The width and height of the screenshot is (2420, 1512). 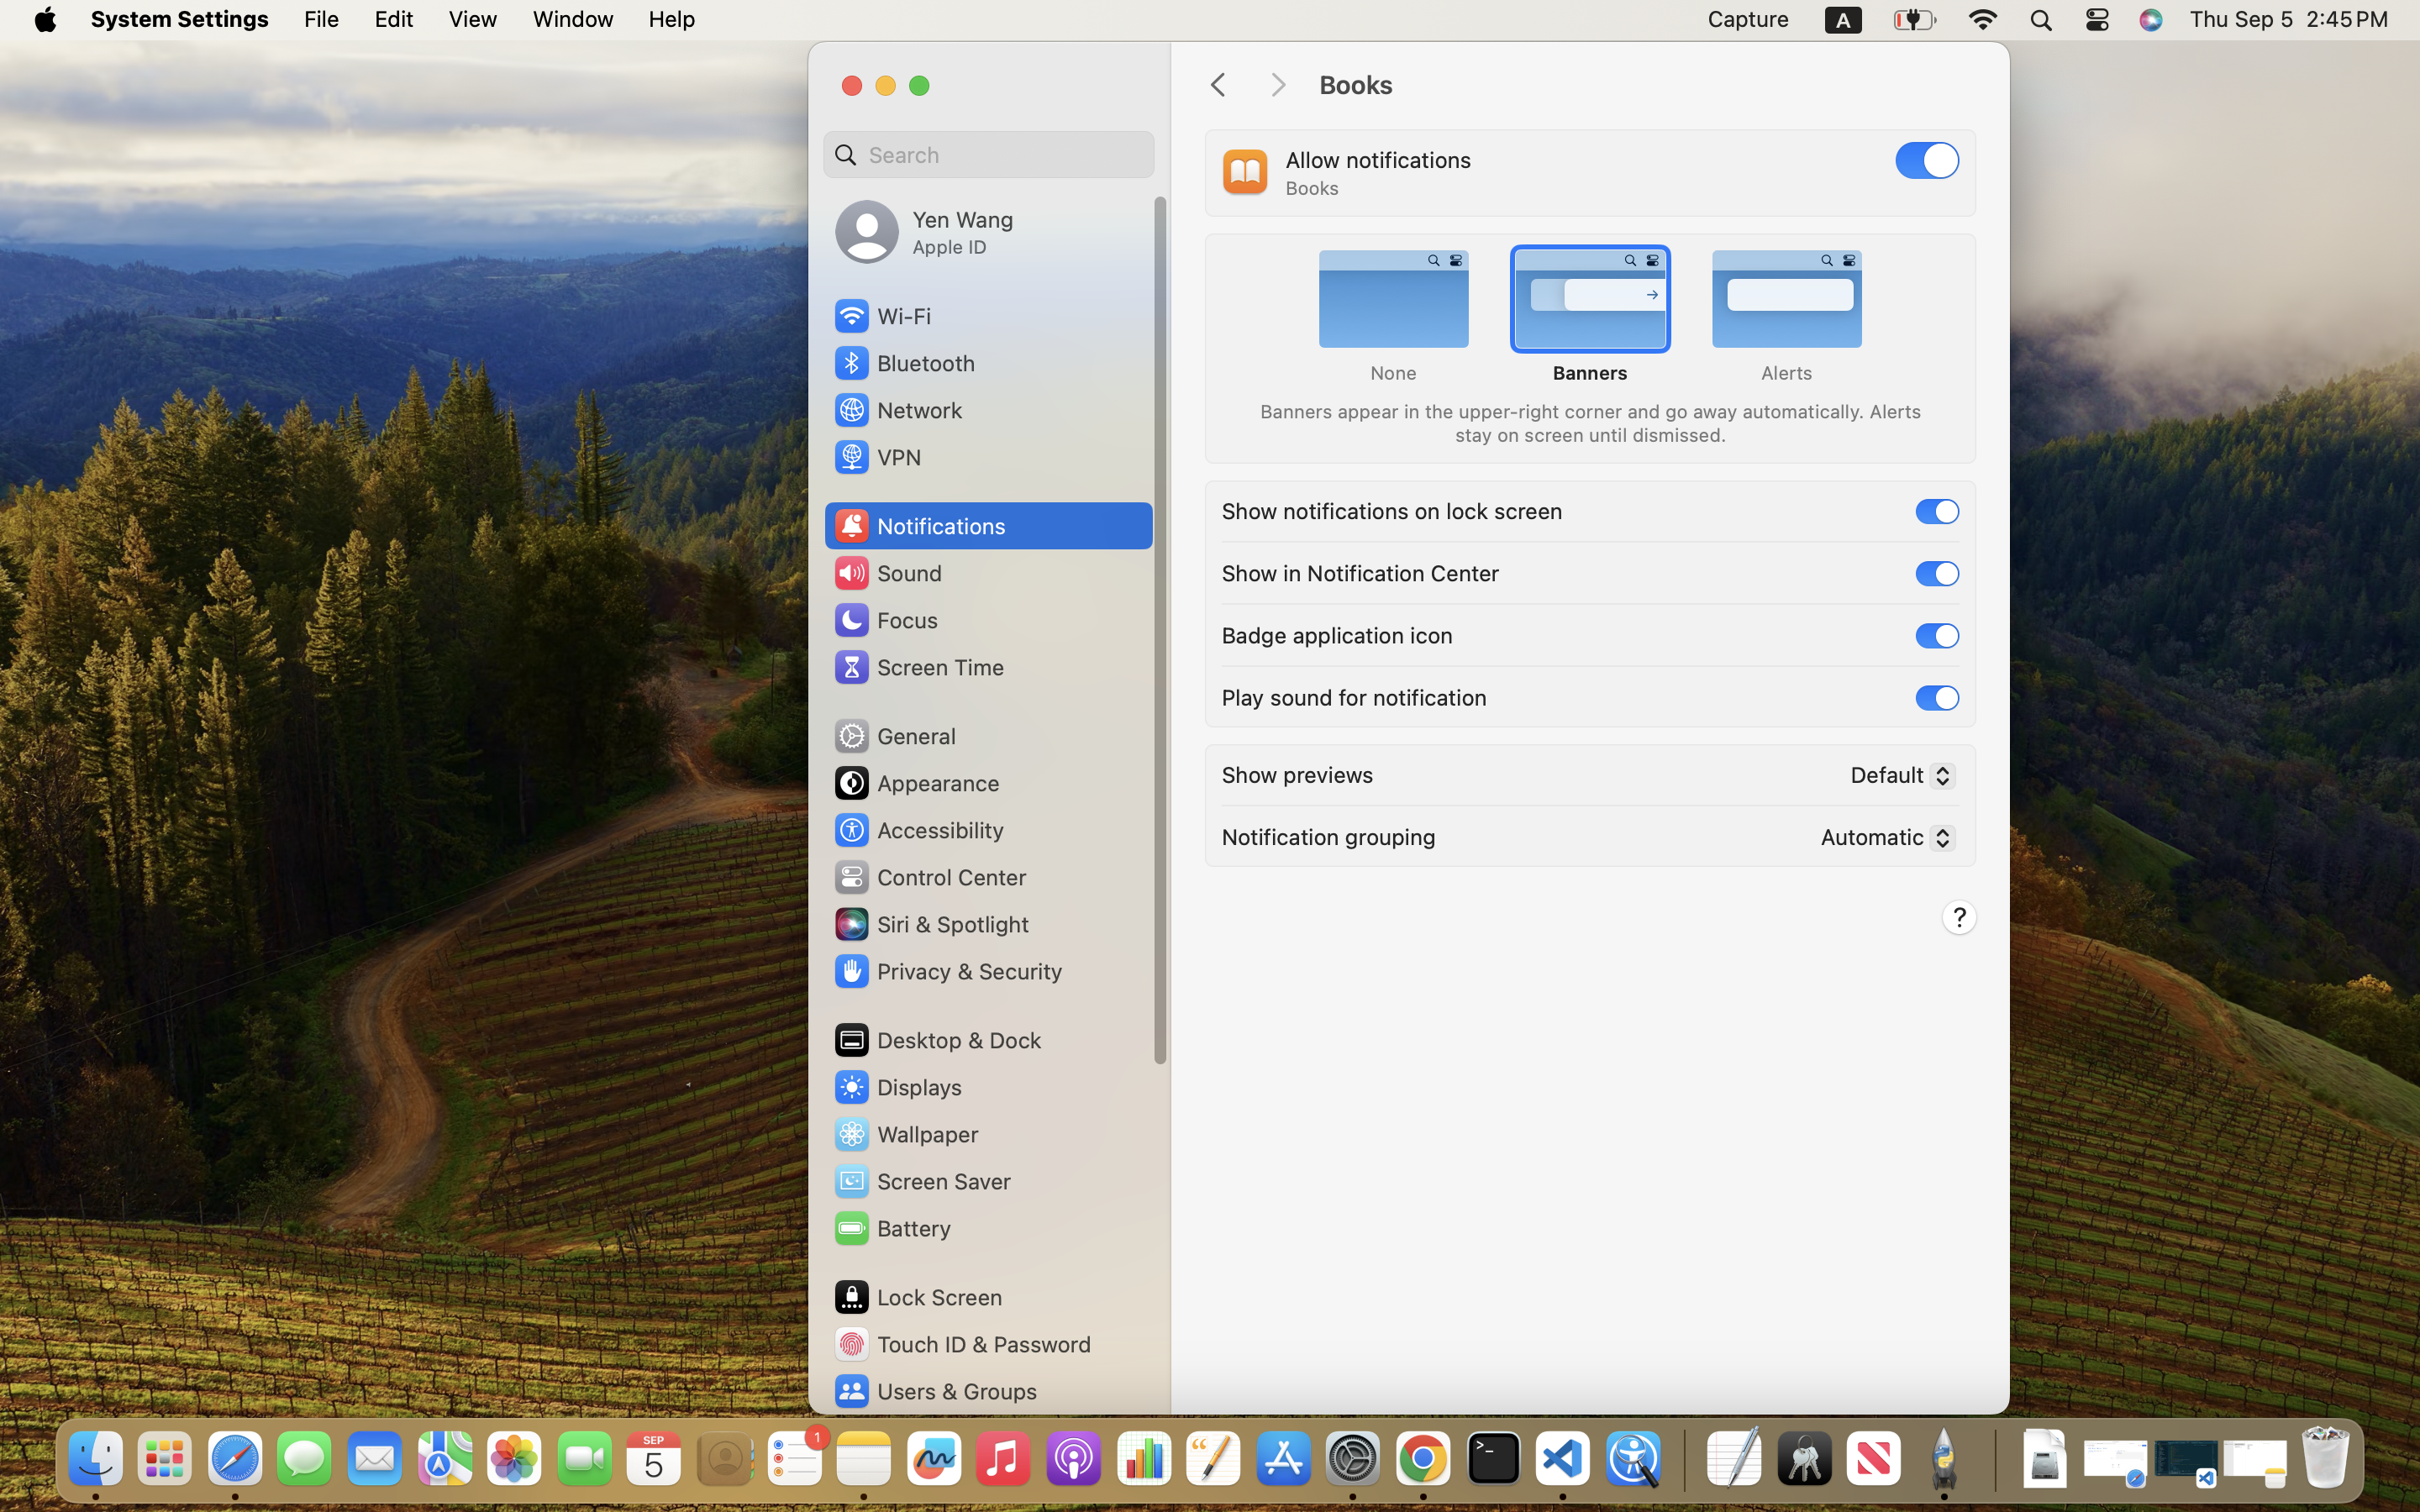 I want to click on 'VPN', so click(x=876, y=456).